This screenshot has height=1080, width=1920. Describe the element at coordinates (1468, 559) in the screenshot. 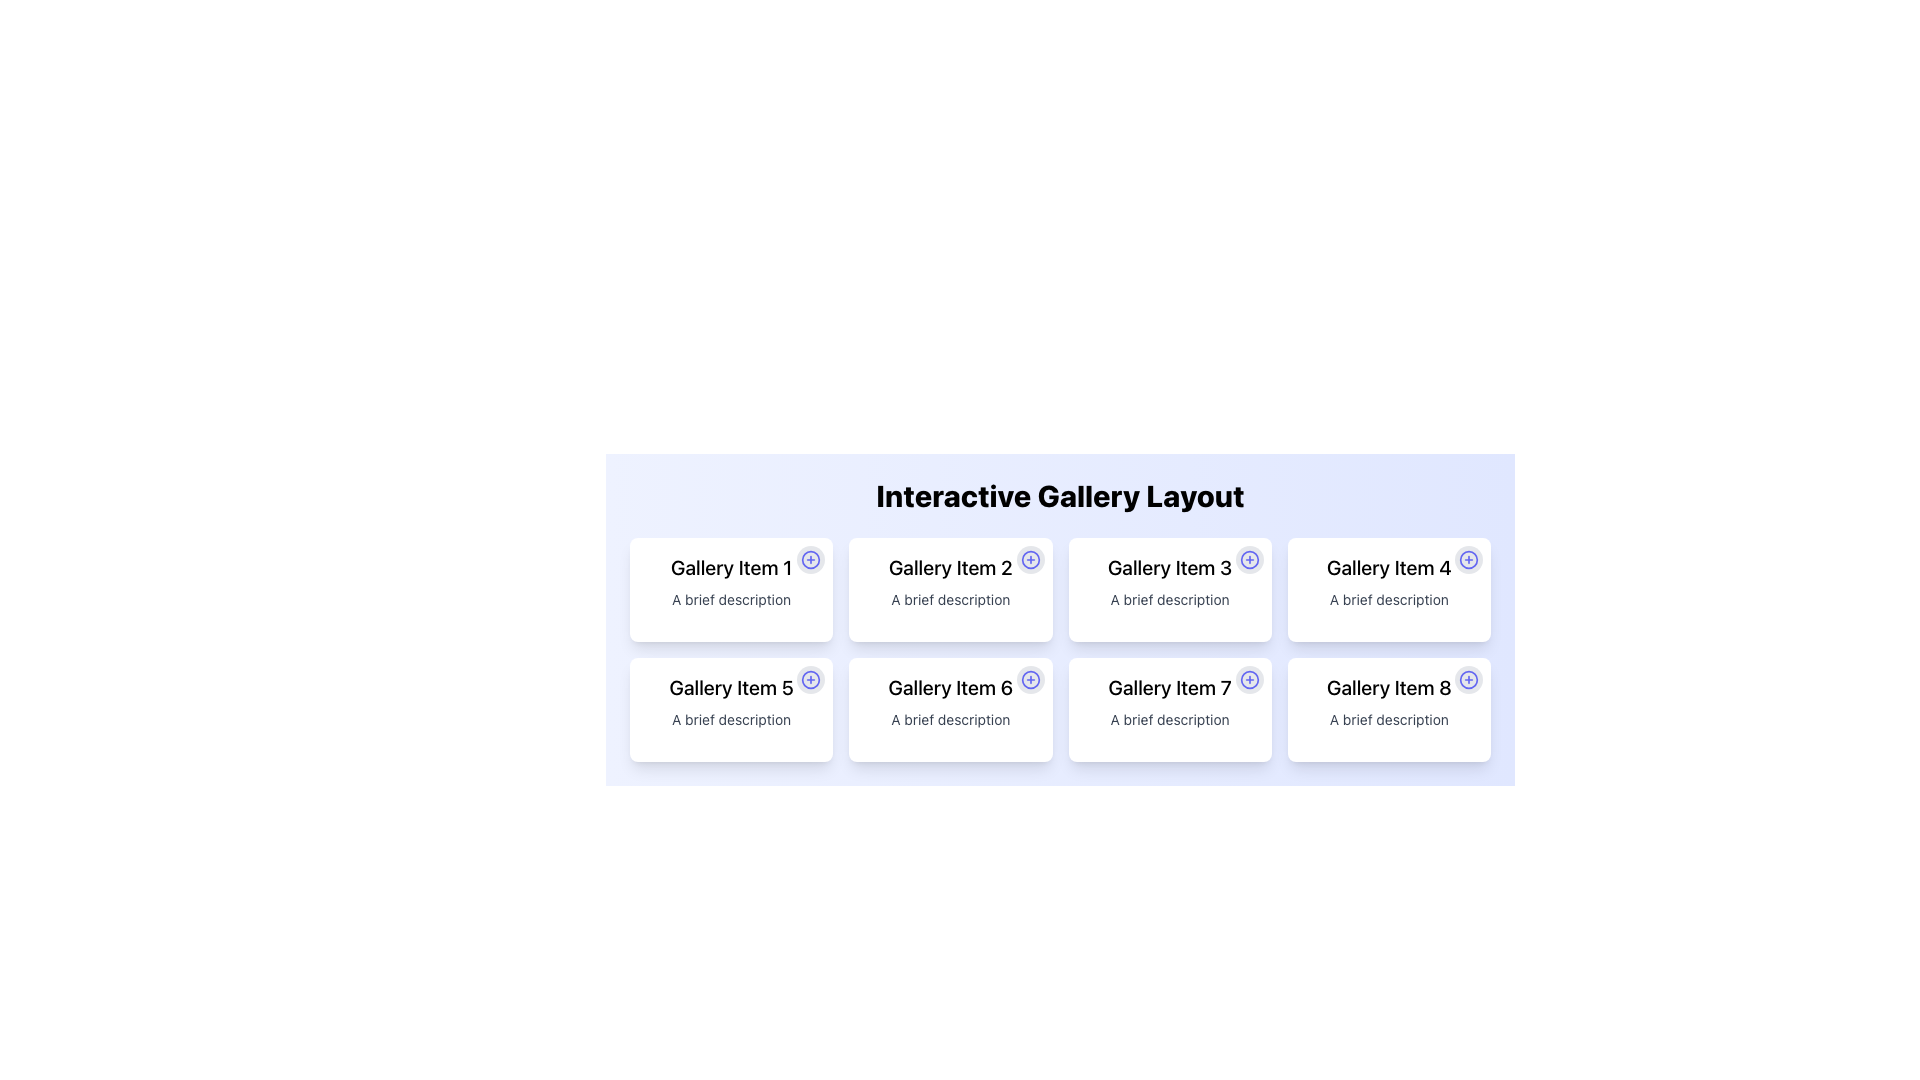

I see `the interactive button located in the top-right corner of the card titled 'Gallery Item 4'` at that location.